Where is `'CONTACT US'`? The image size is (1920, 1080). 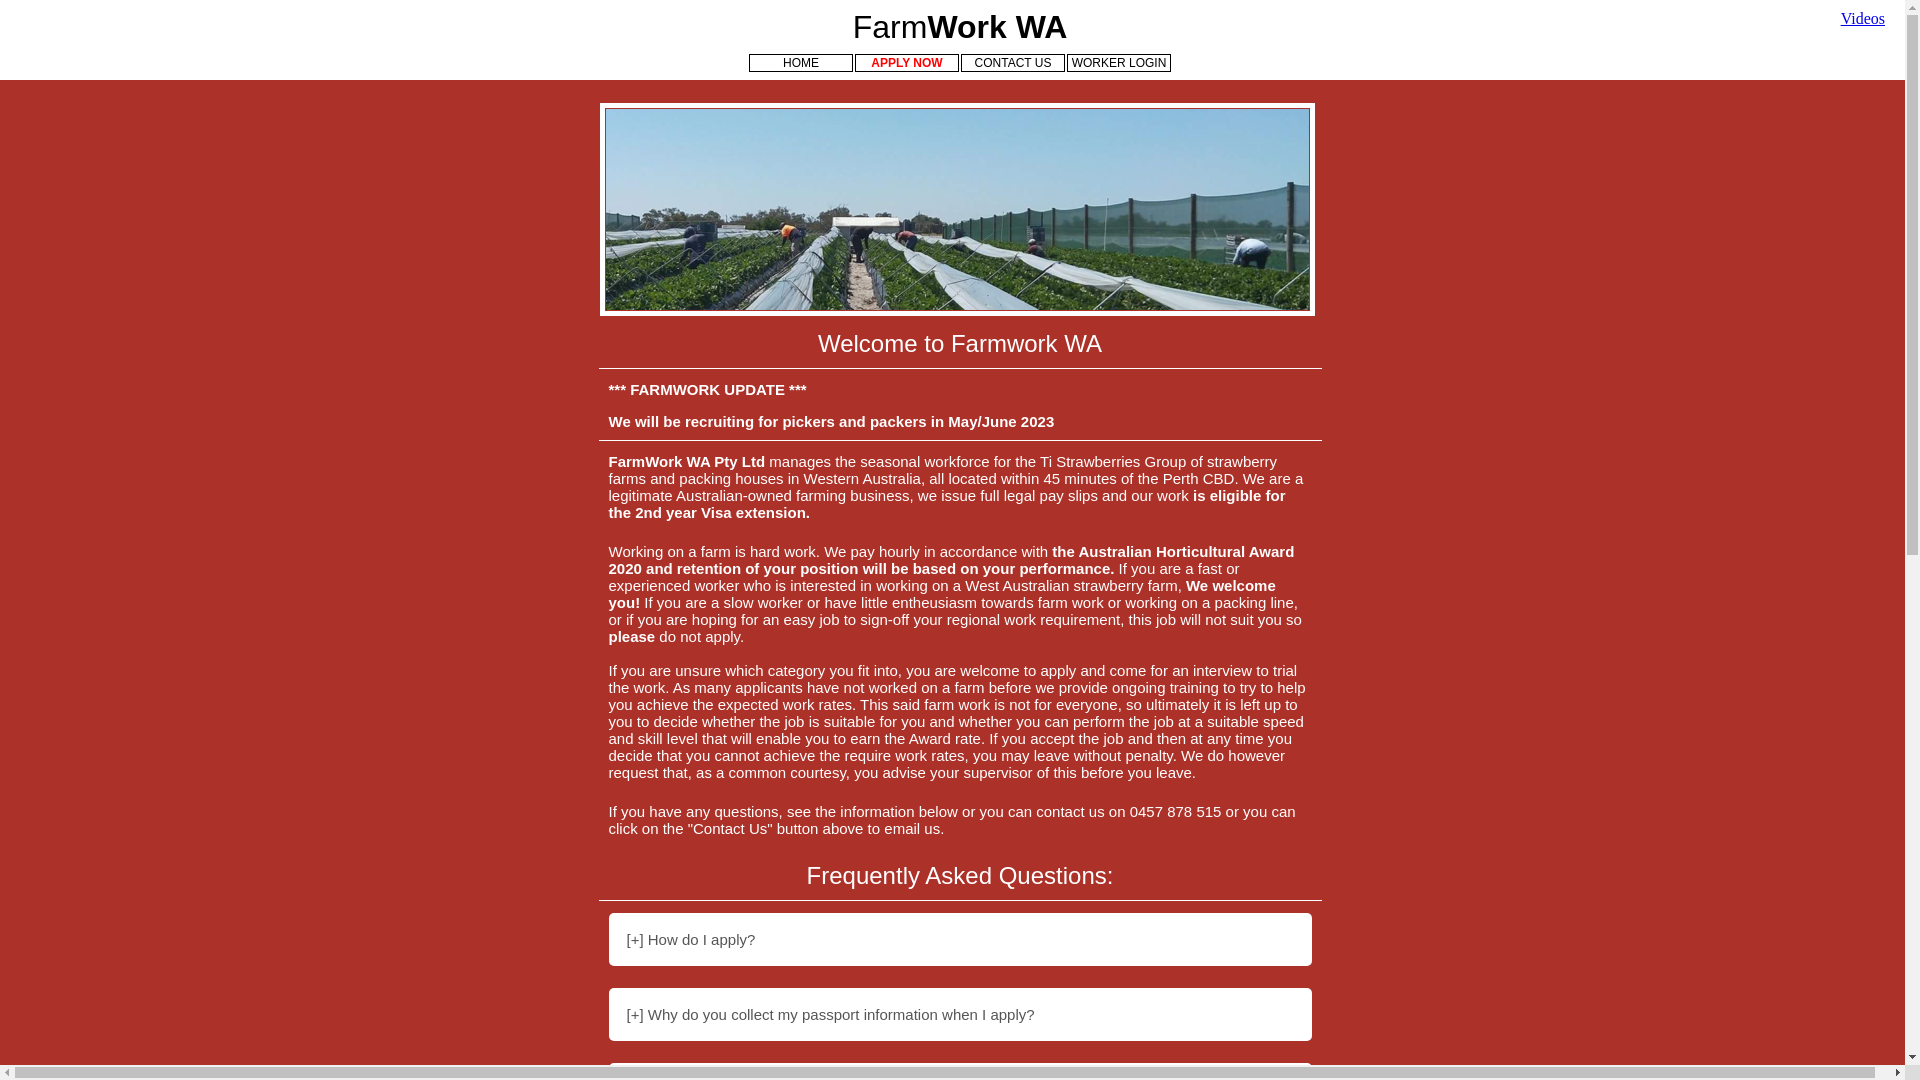
'CONTACT US' is located at coordinates (1012, 61).